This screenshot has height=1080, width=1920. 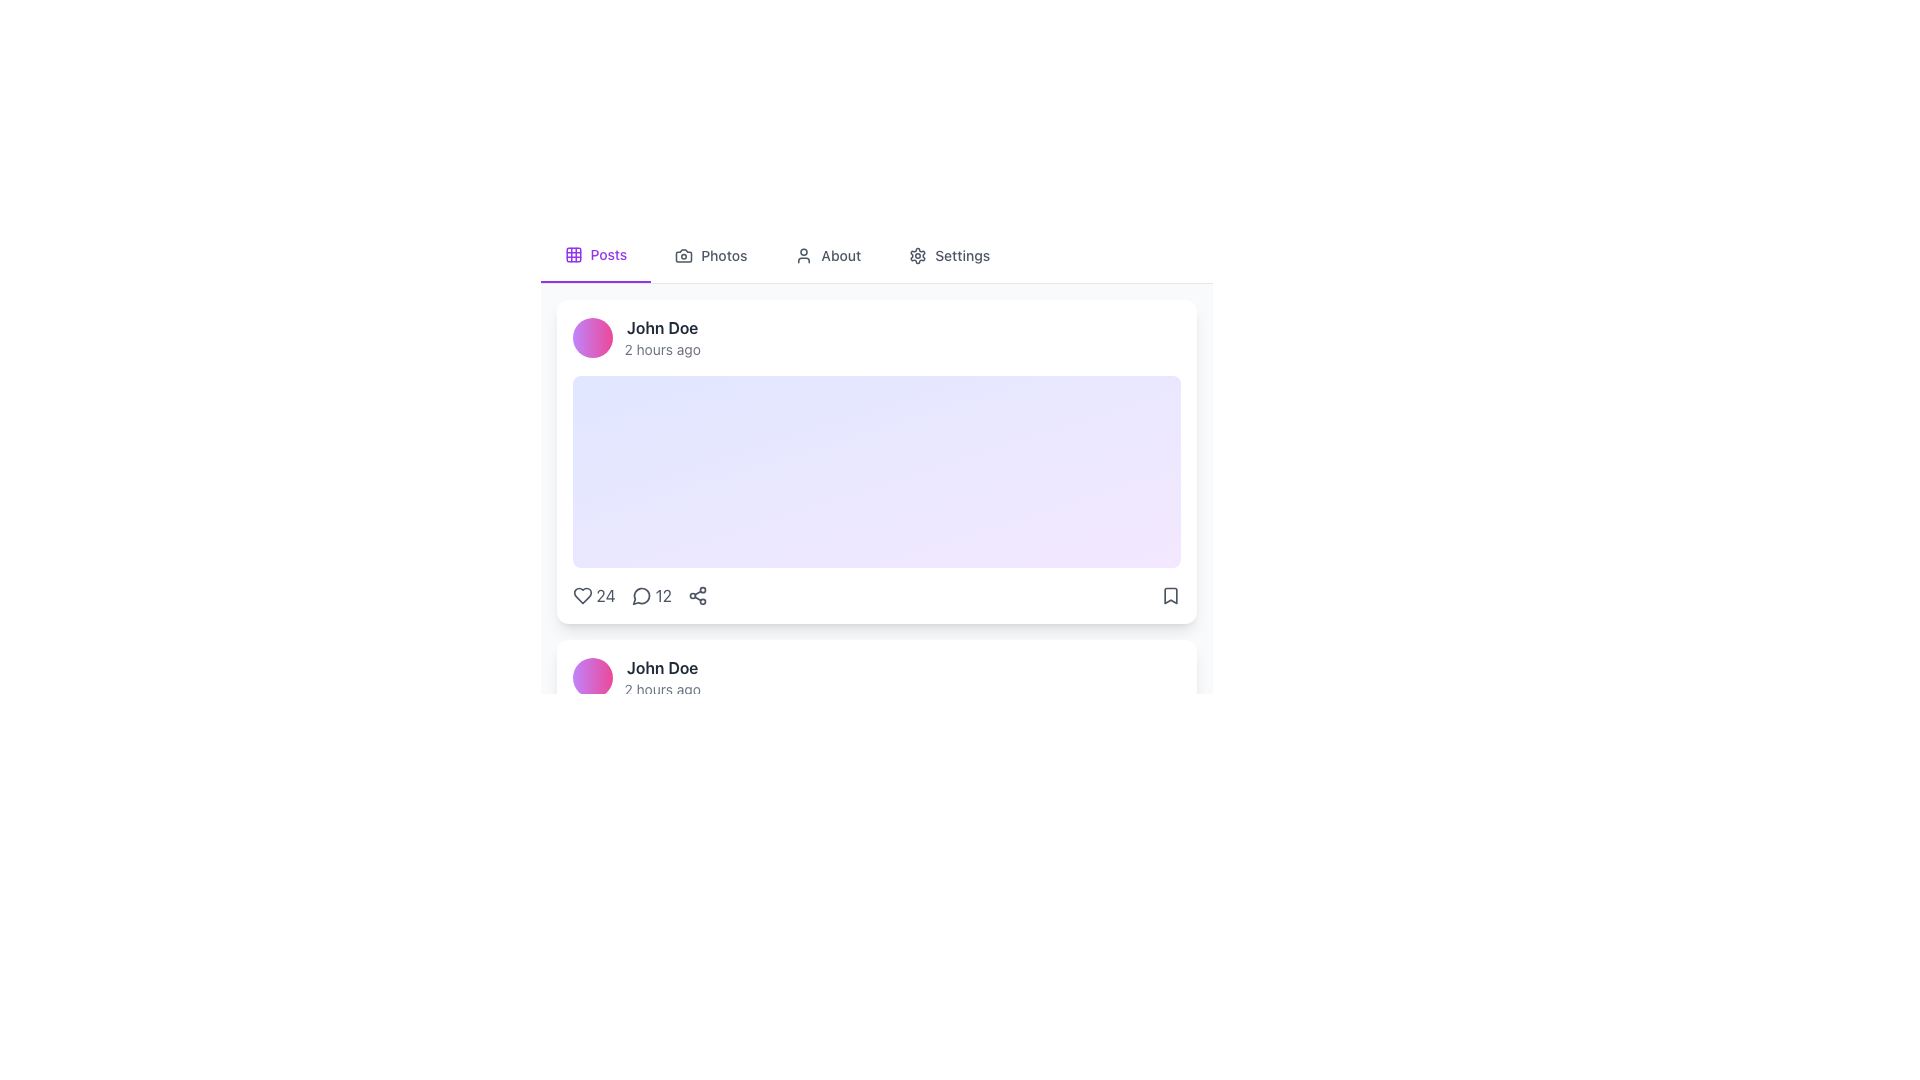 I want to click on the circular gradient avatar in the Profile section of the card, so click(x=876, y=337).